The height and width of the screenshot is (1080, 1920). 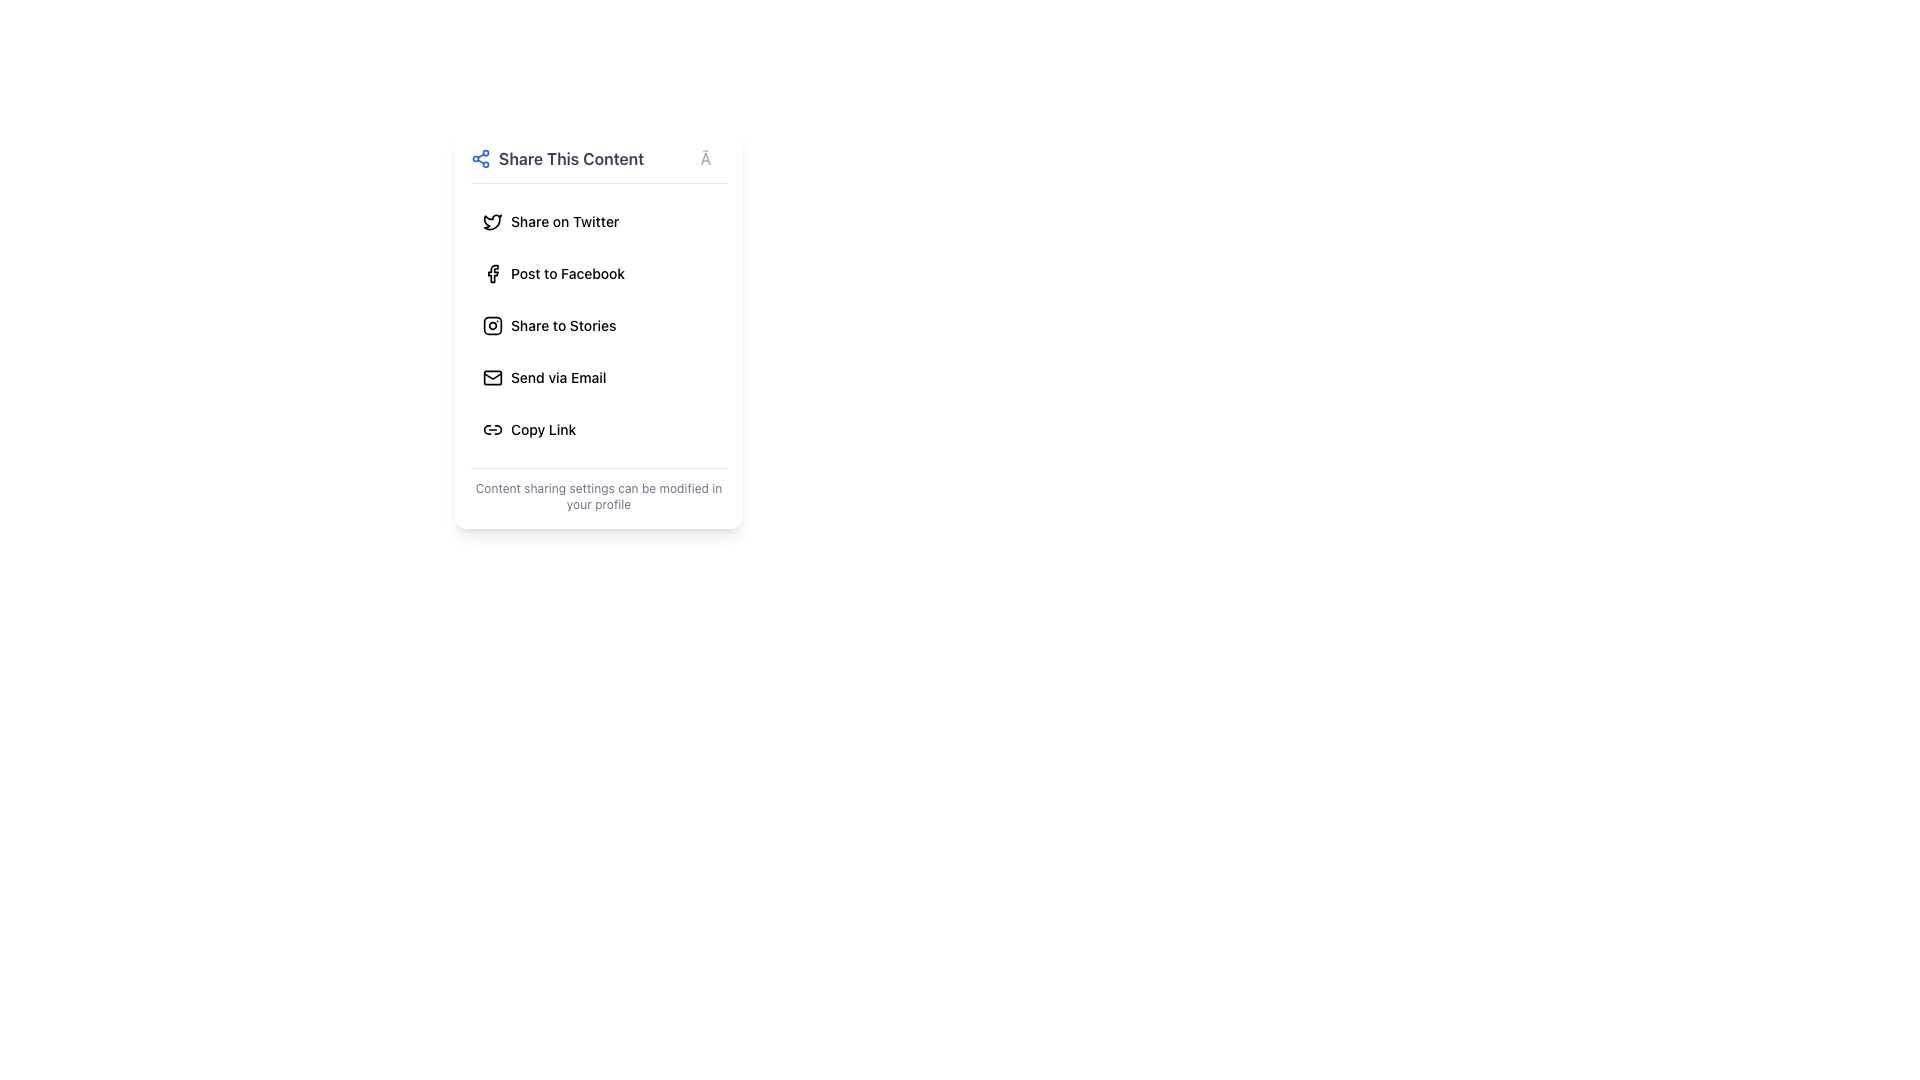 I want to click on the share to Stories icon, which is the third item in the horizontal menu layout, located to the left of the text 'Share to Stories', so click(x=493, y=325).